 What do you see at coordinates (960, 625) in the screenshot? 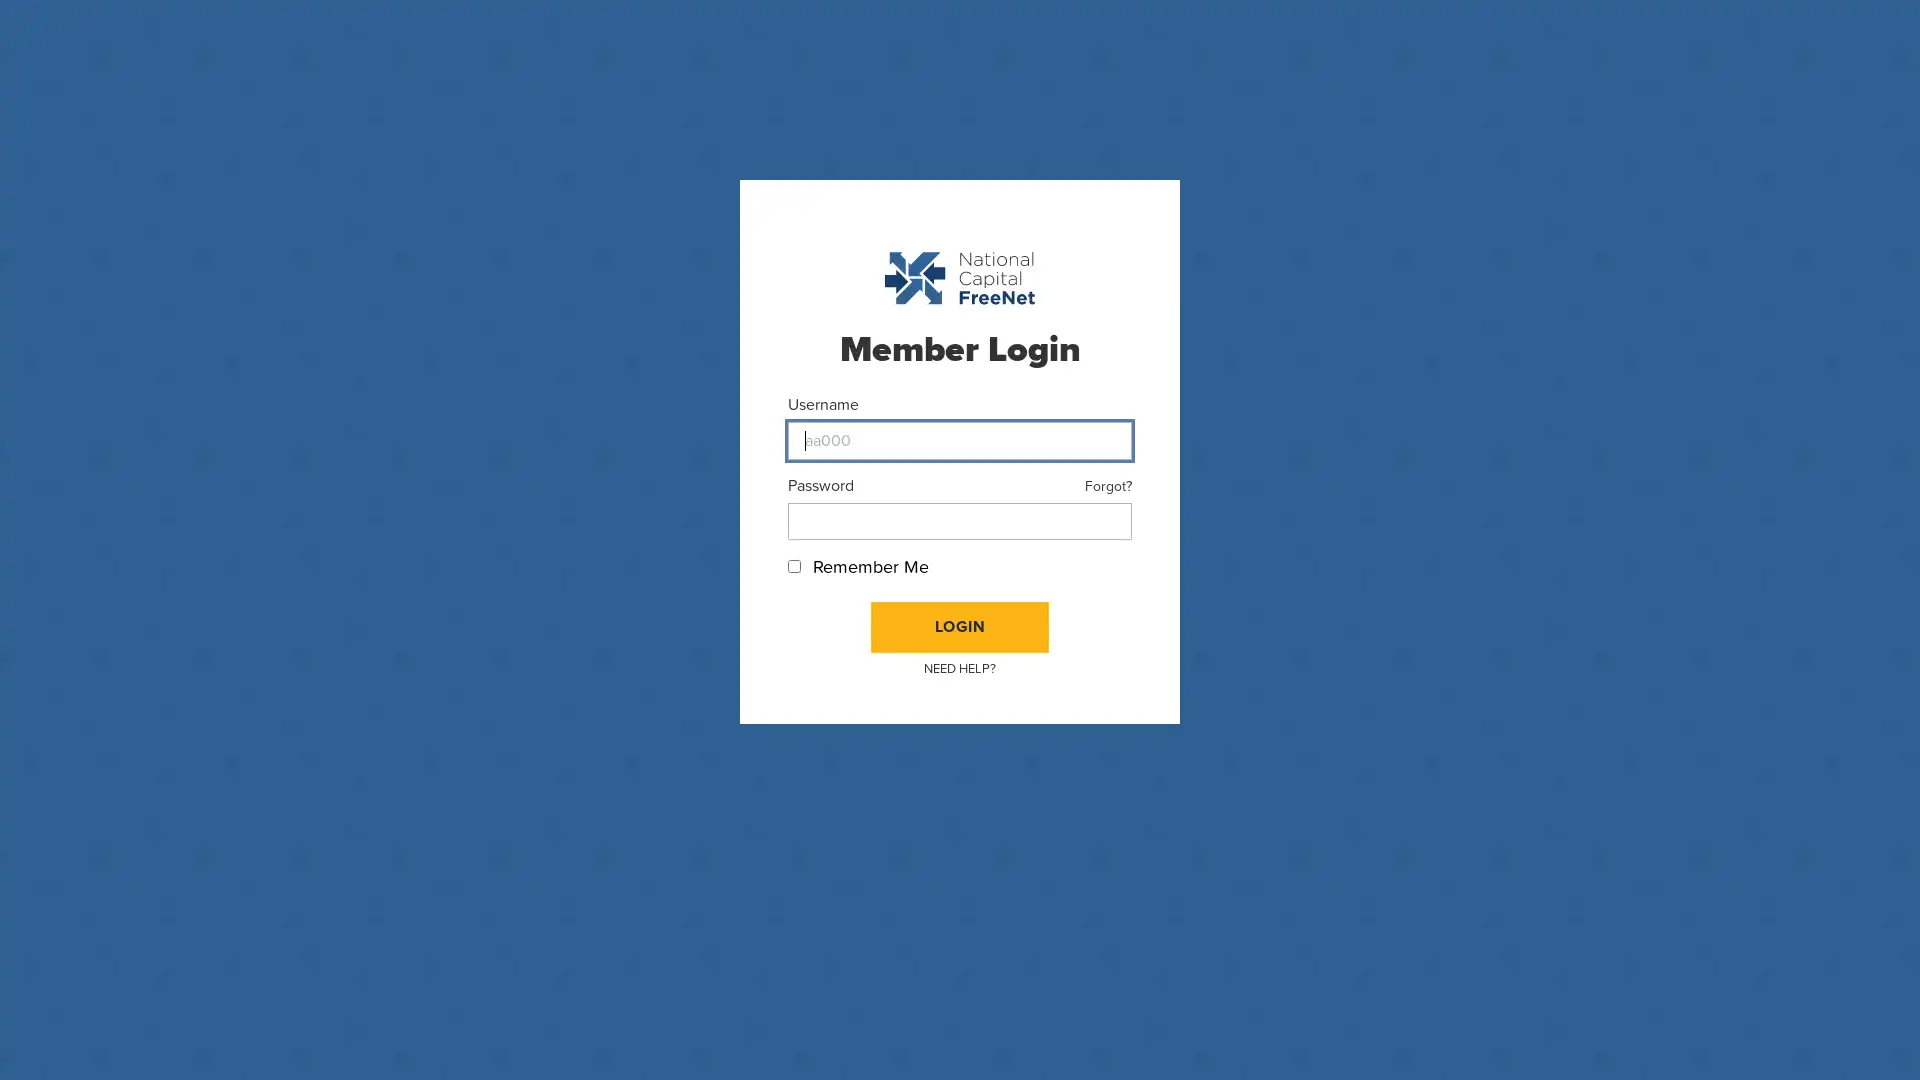
I see `LOGIN` at bounding box center [960, 625].